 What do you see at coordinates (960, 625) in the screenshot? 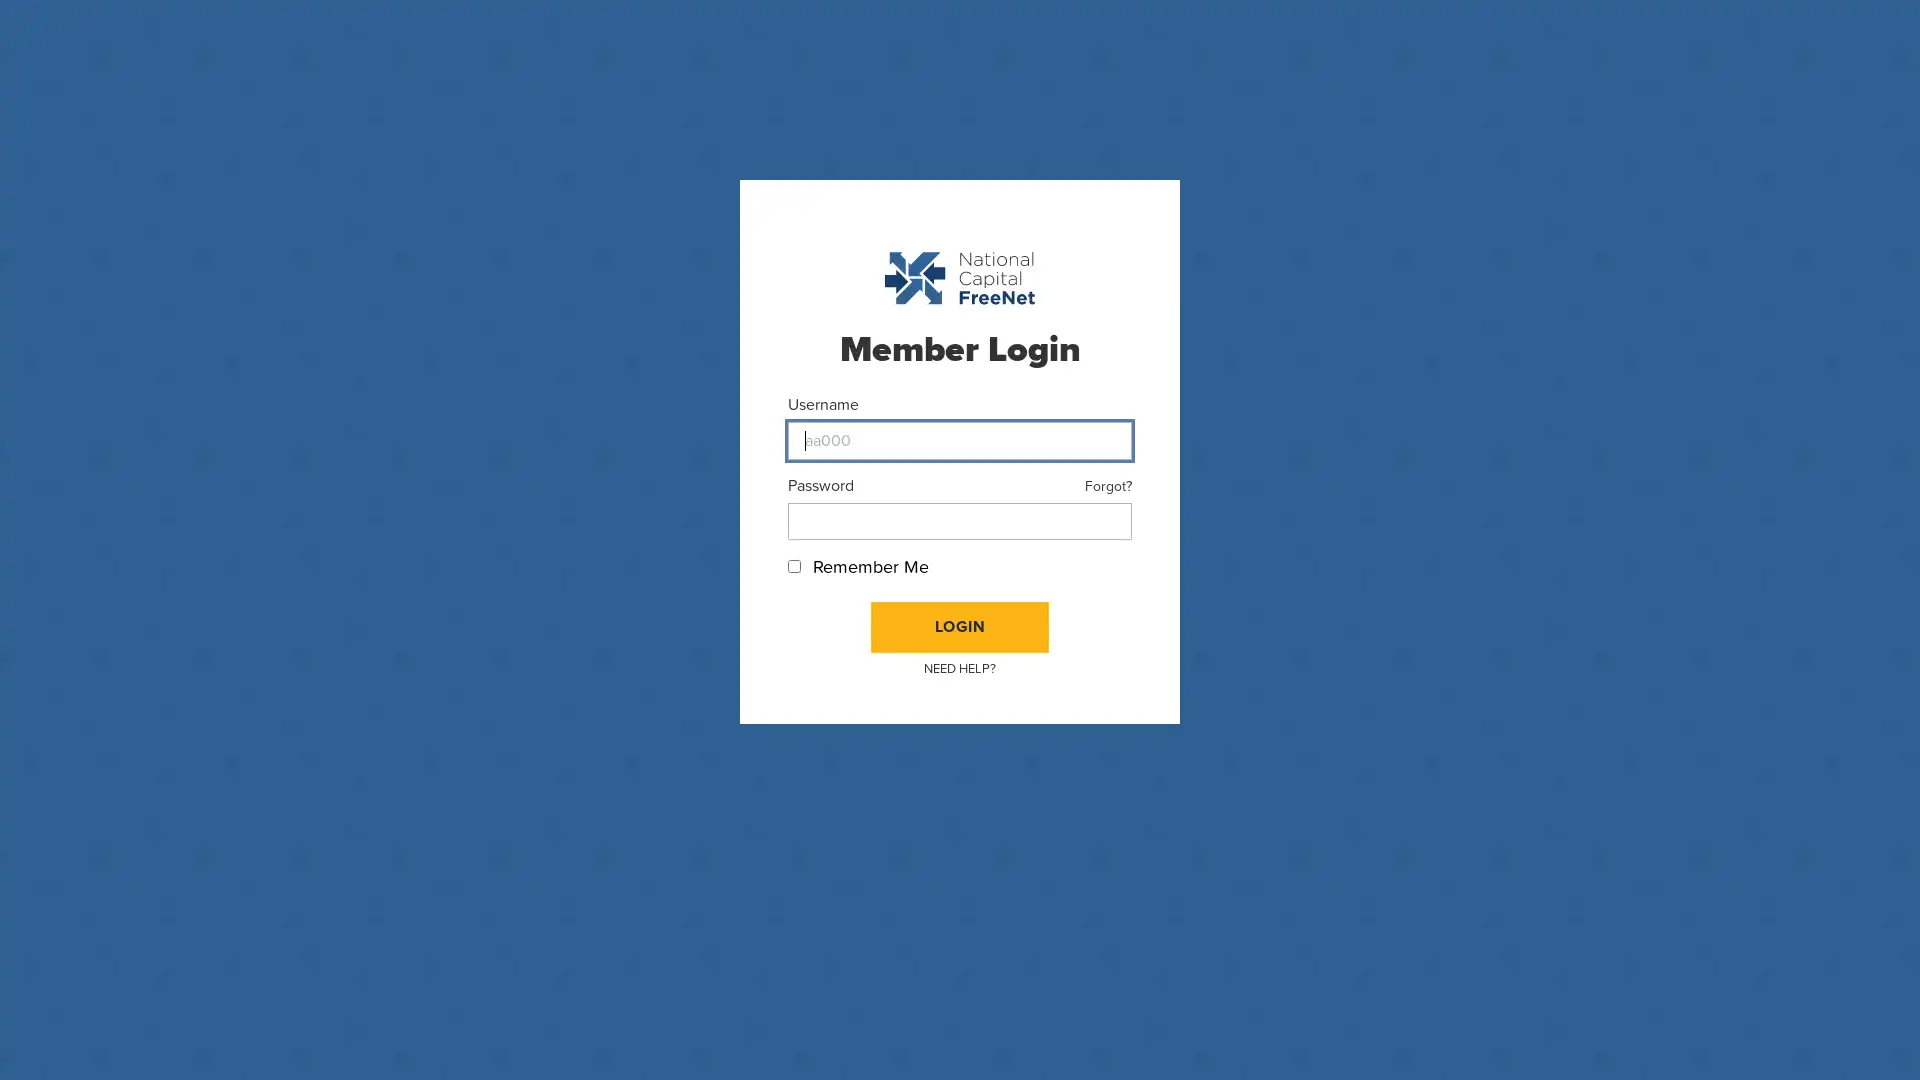
I see `LOGIN` at bounding box center [960, 625].